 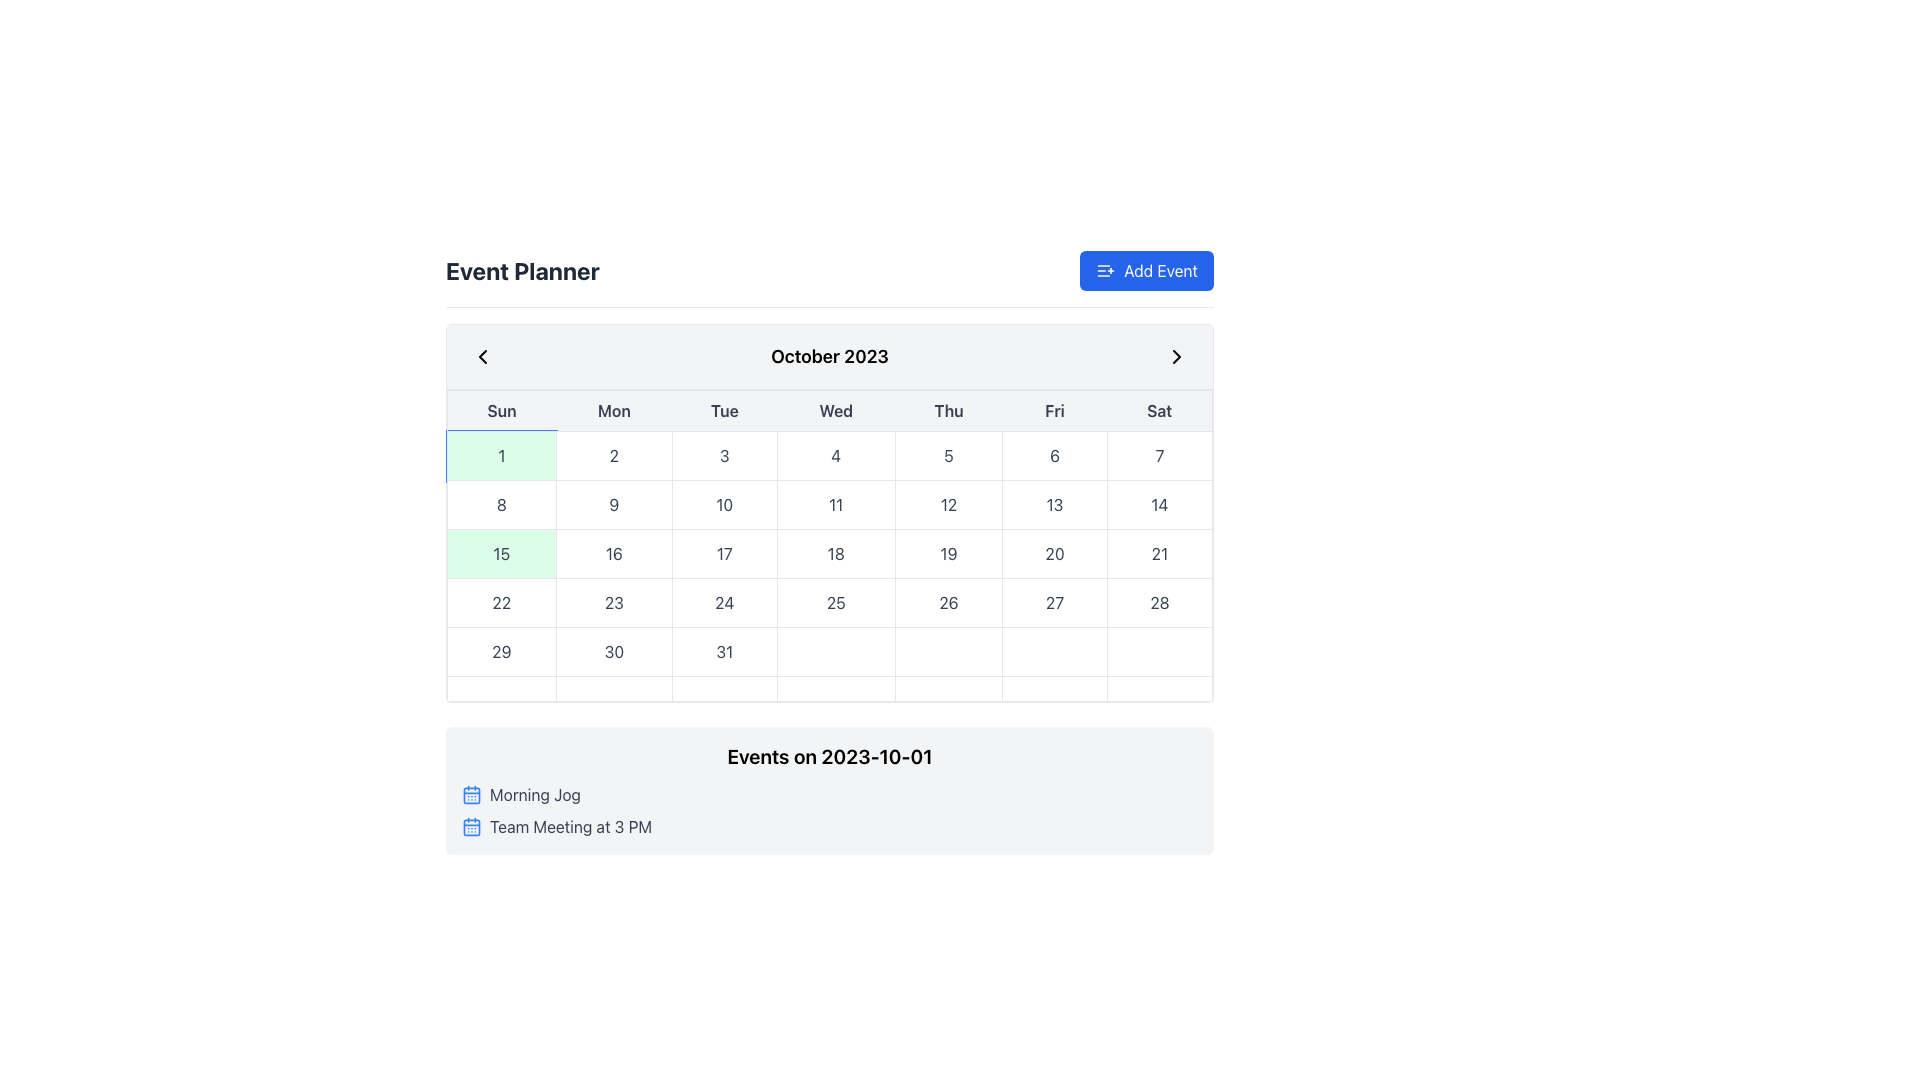 What do you see at coordinates (836, 601) in the screenshot?
I see `the Calendar Cell displaying the number '25' located in the fourth column of the fourth row` at bounding box center [836, 601].